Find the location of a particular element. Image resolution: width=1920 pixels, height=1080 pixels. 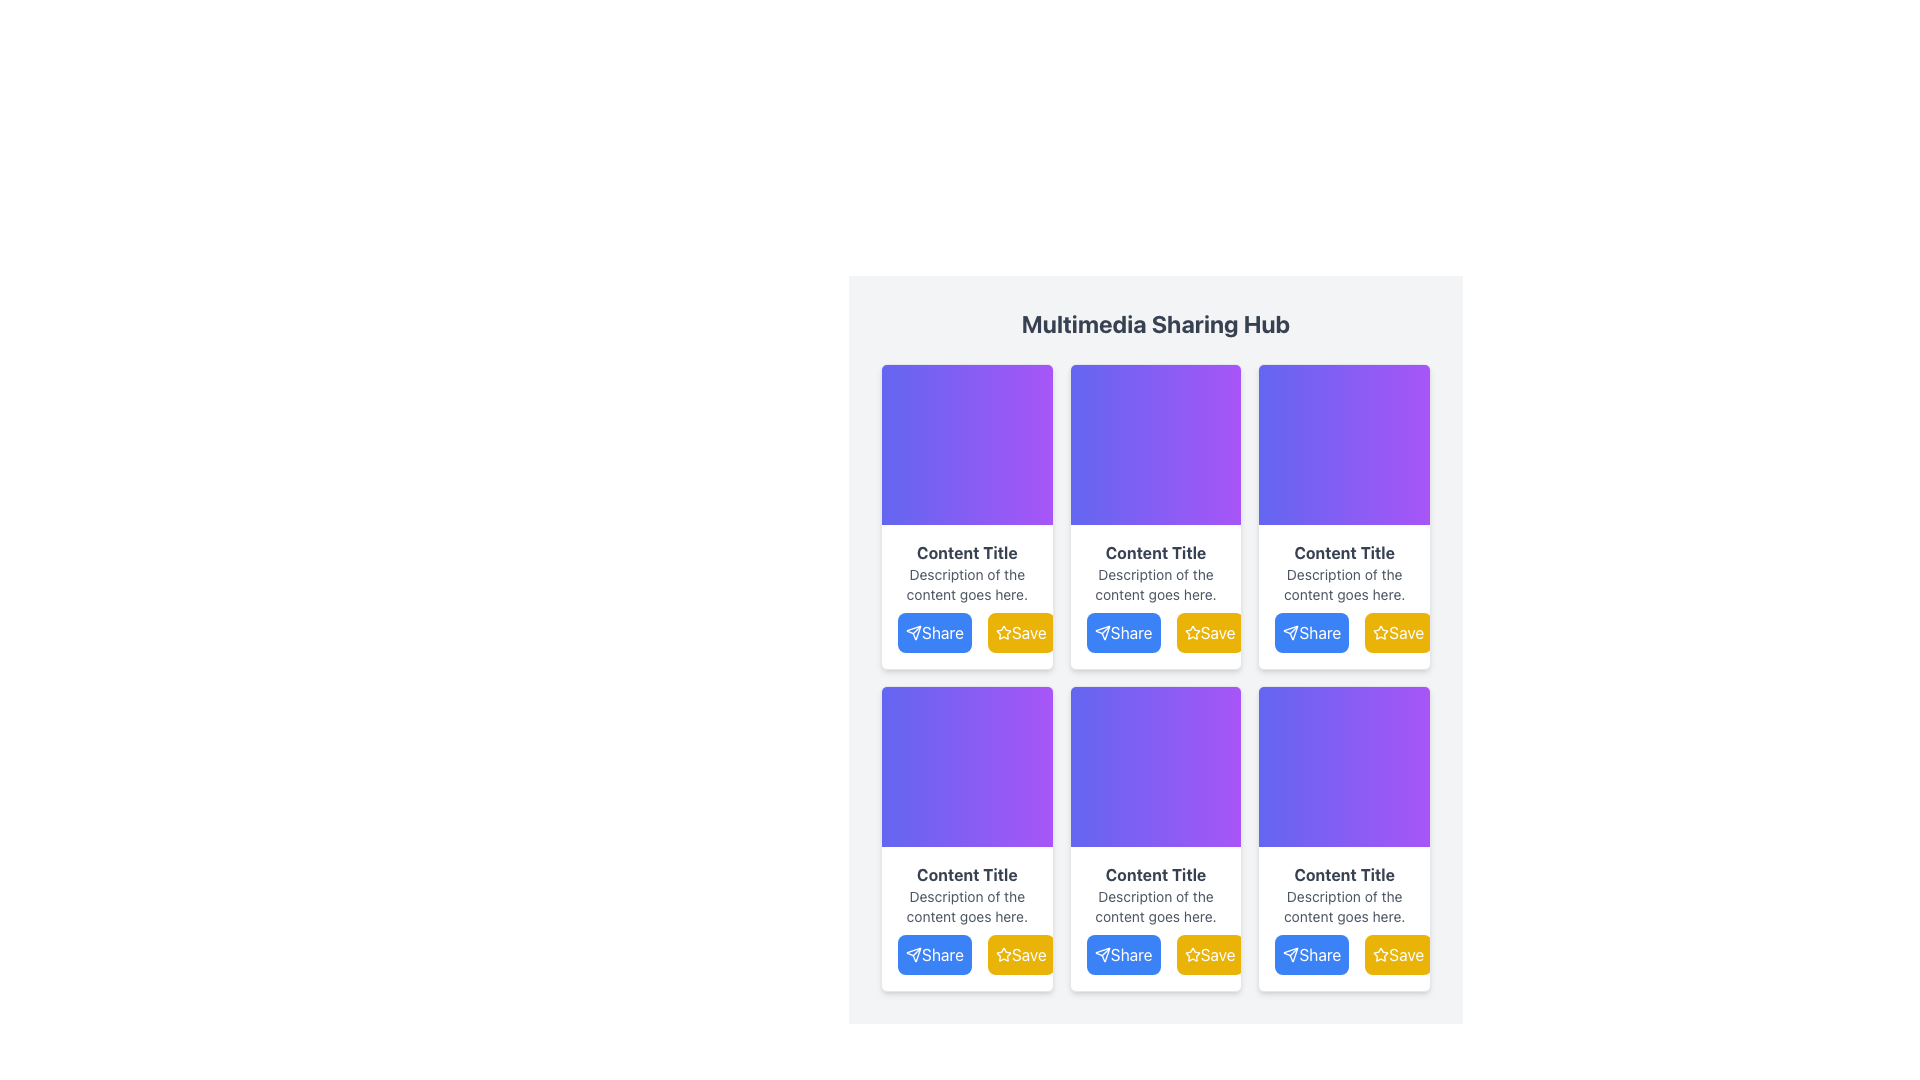

the 'Share' button located at the bottom of the card in the third column of the top row is located at coordinates (1312, 632).